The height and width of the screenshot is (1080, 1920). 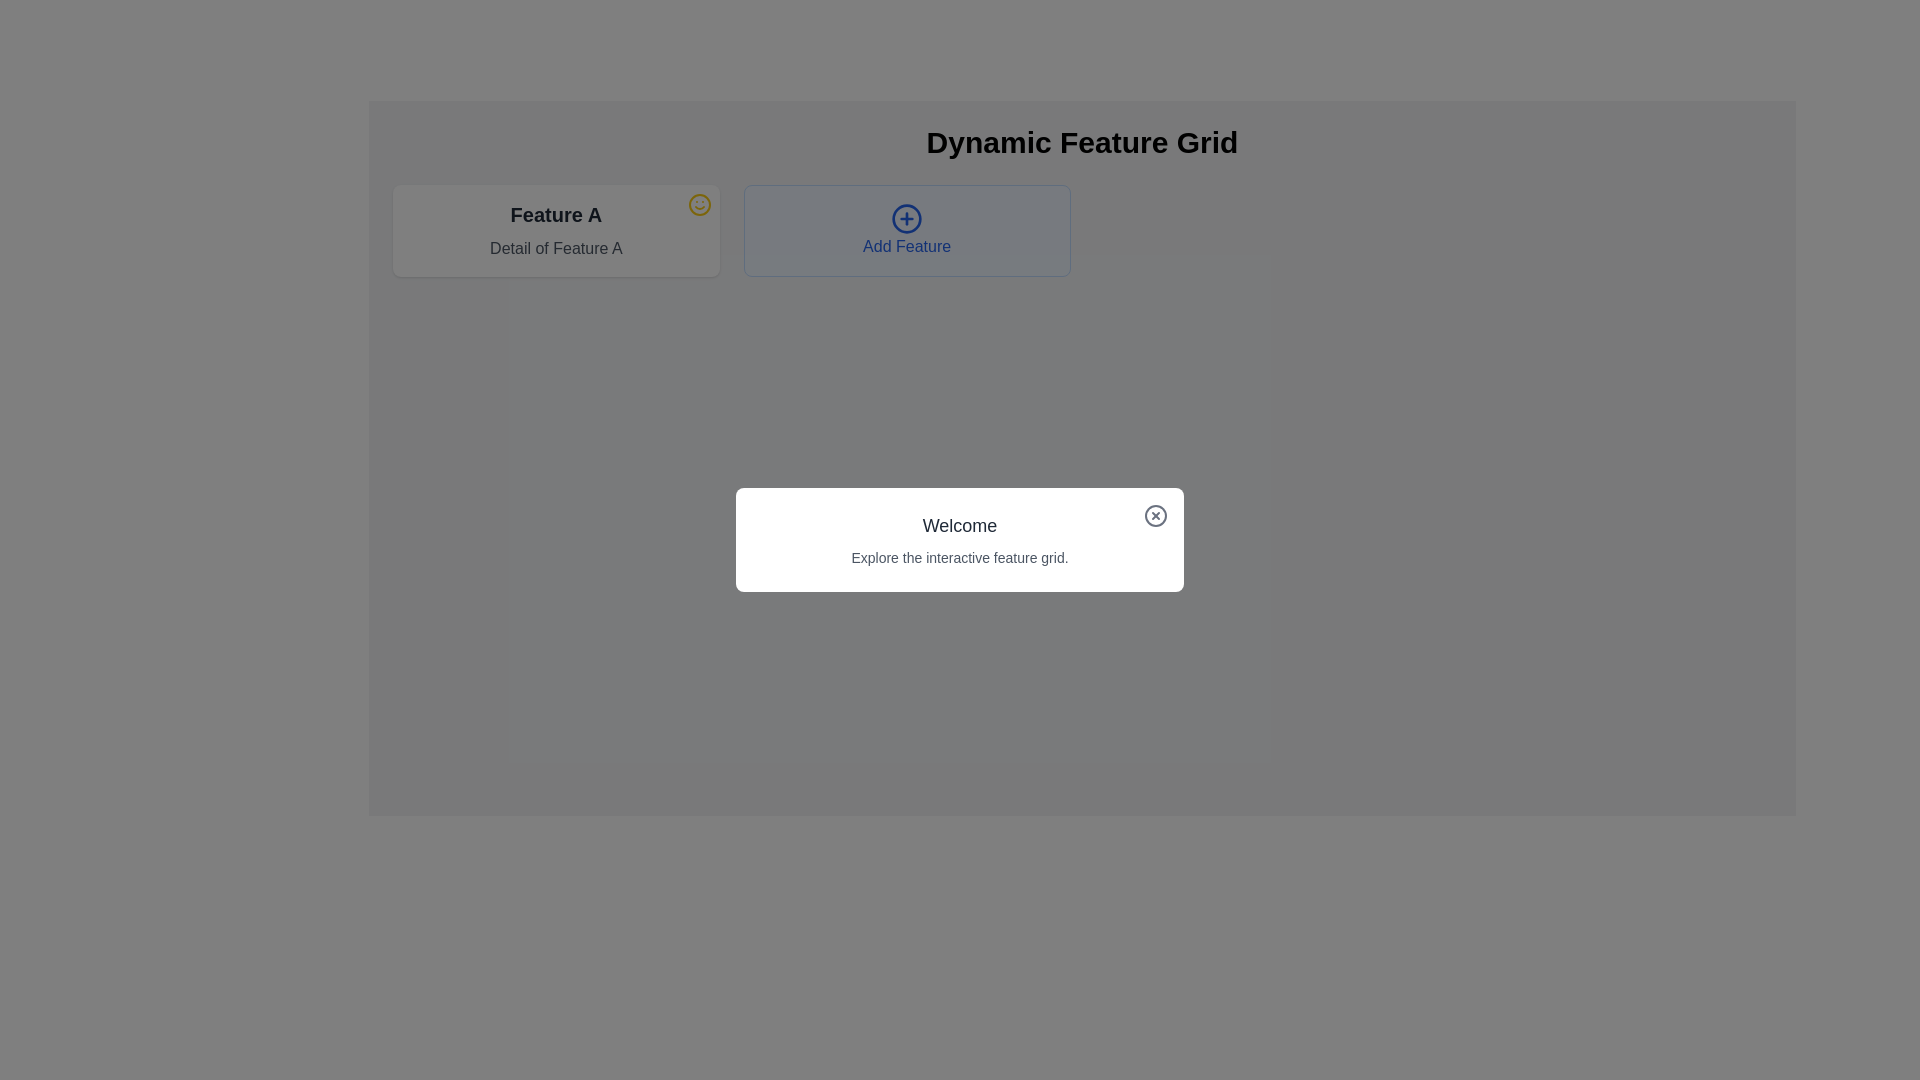 I want to click on the central circle element of the 'circle-x' icon located, so click(x=1156, y=515).